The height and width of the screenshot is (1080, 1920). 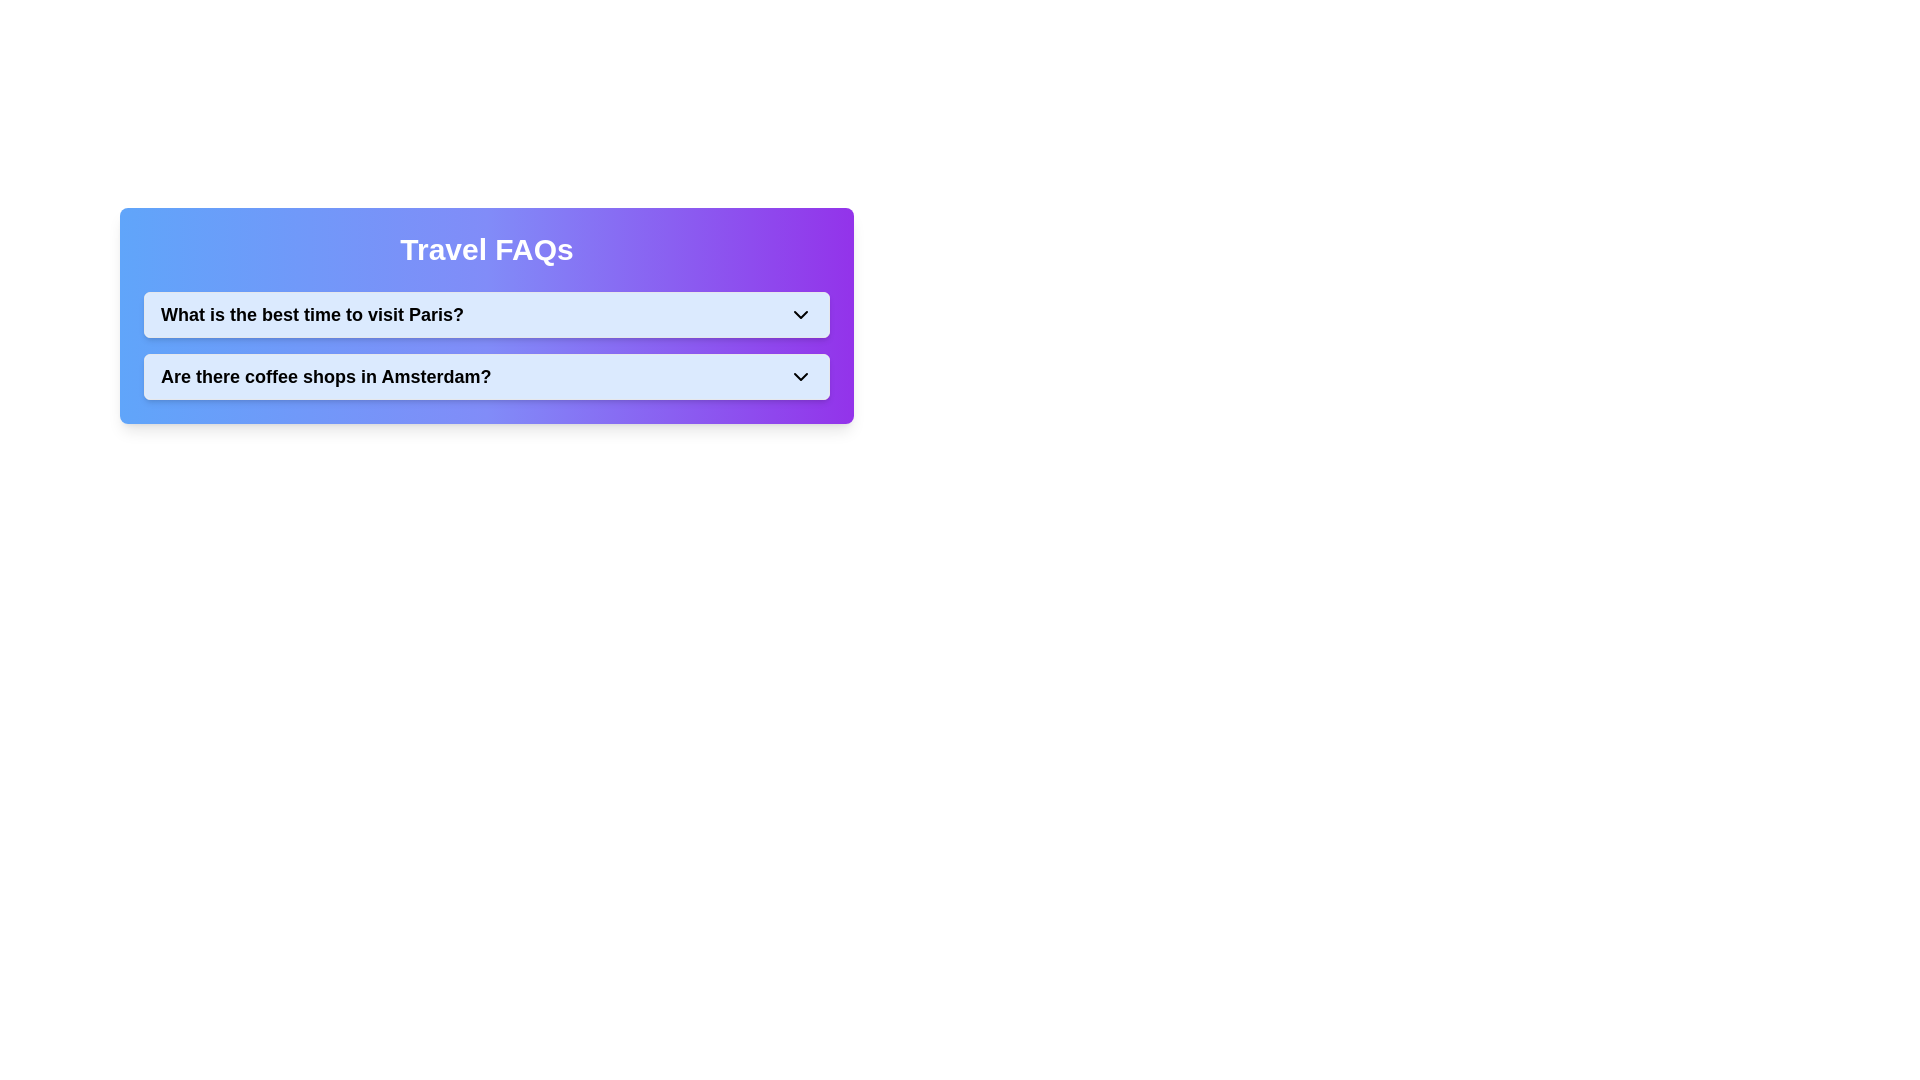 What do you see at coordinates (486, 315) in the screenshot?
I see `the first FAQ dropdown item titled 'What is the best time to visit Paris?' under 'Travel FAQs'` at bounding box center [486, 315].